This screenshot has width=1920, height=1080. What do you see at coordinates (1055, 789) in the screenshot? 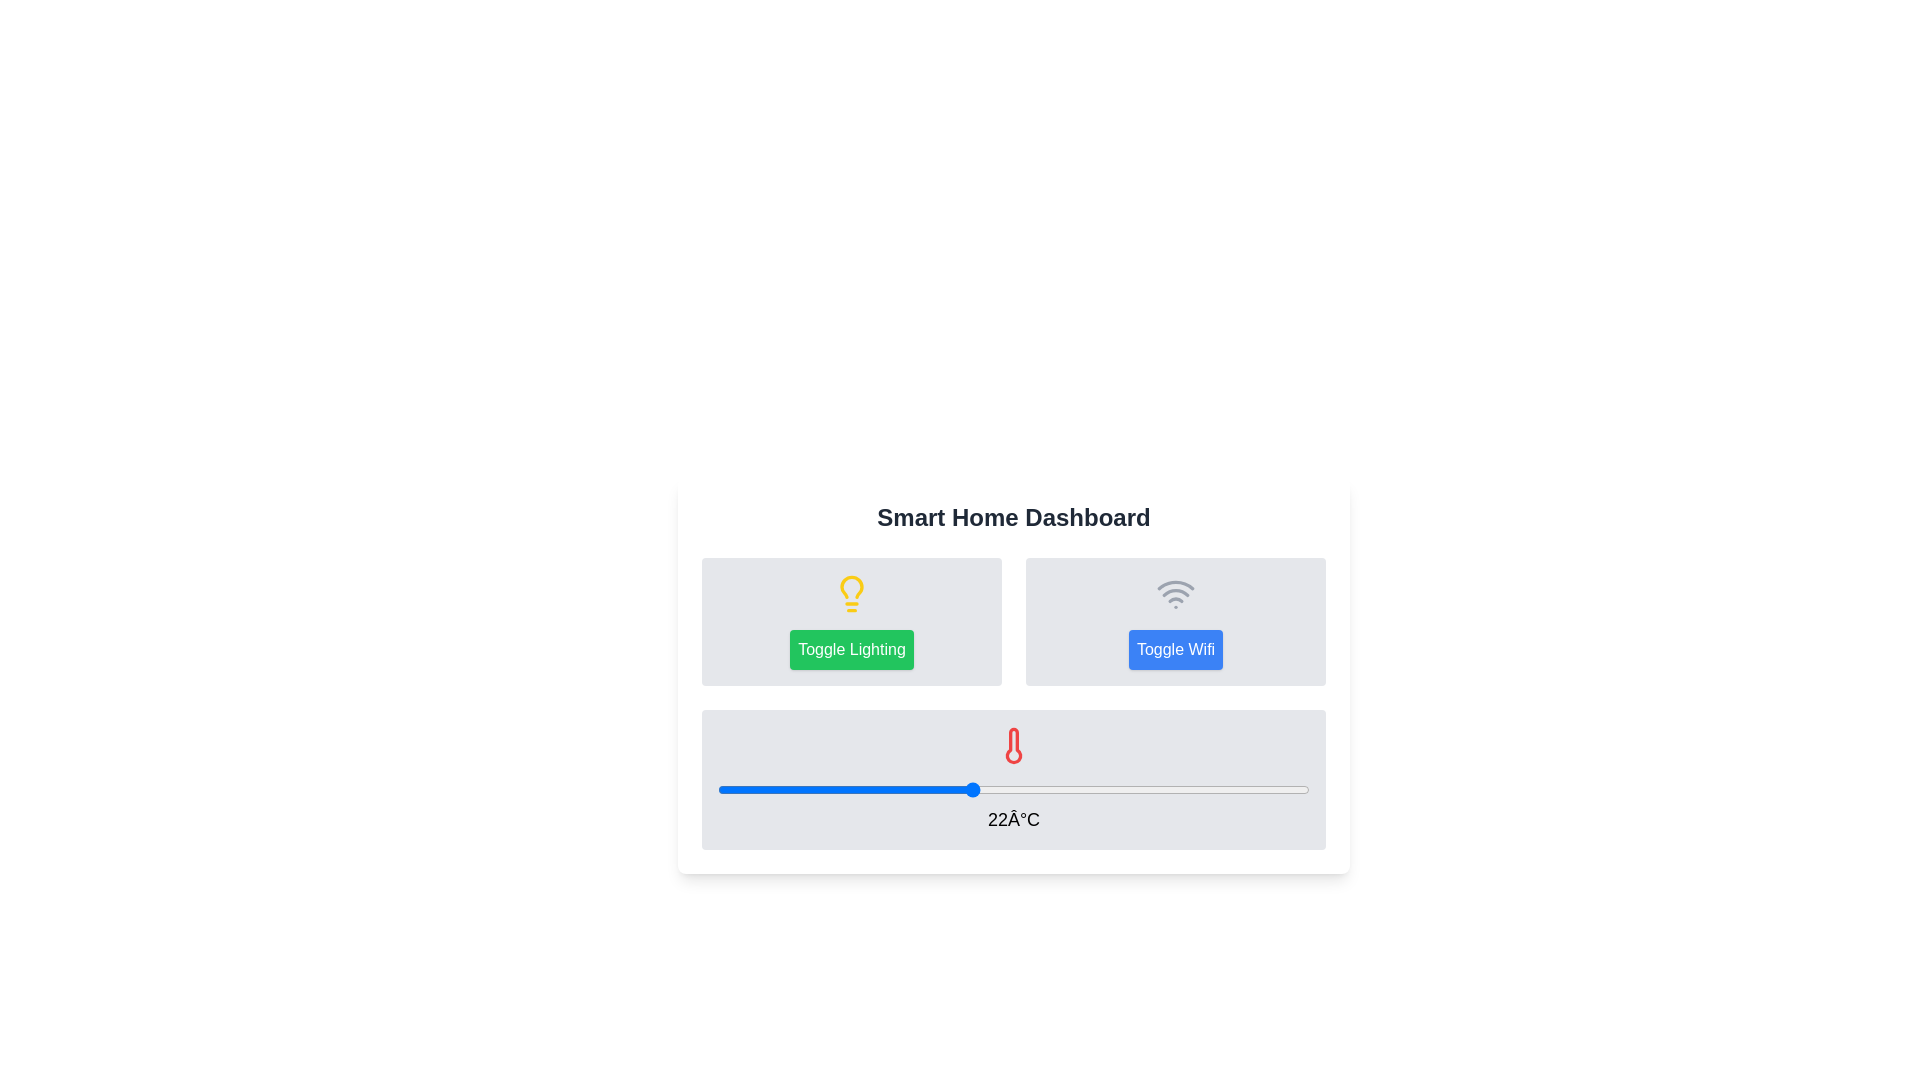
I see `the temperature` at bounding box center [1055, 789].